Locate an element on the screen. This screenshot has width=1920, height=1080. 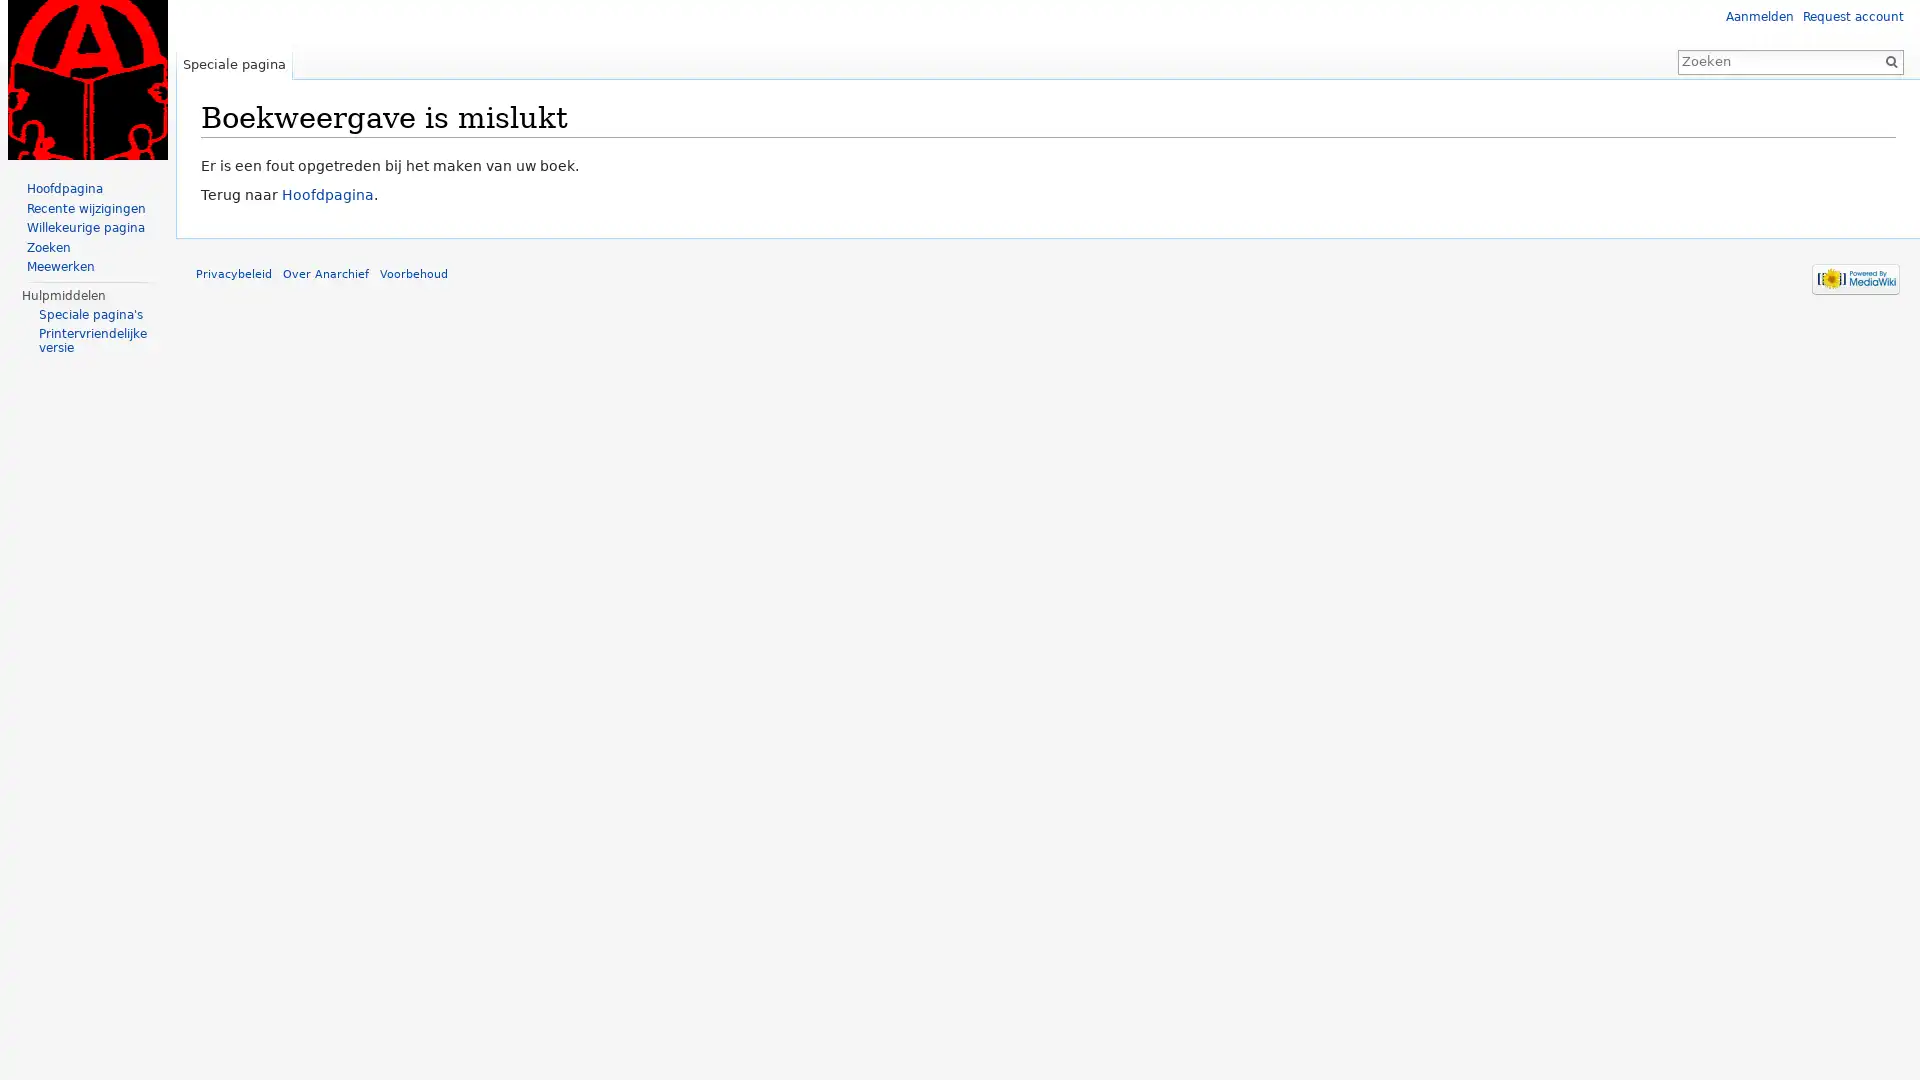
OK is located at coordinates (1890, 60).